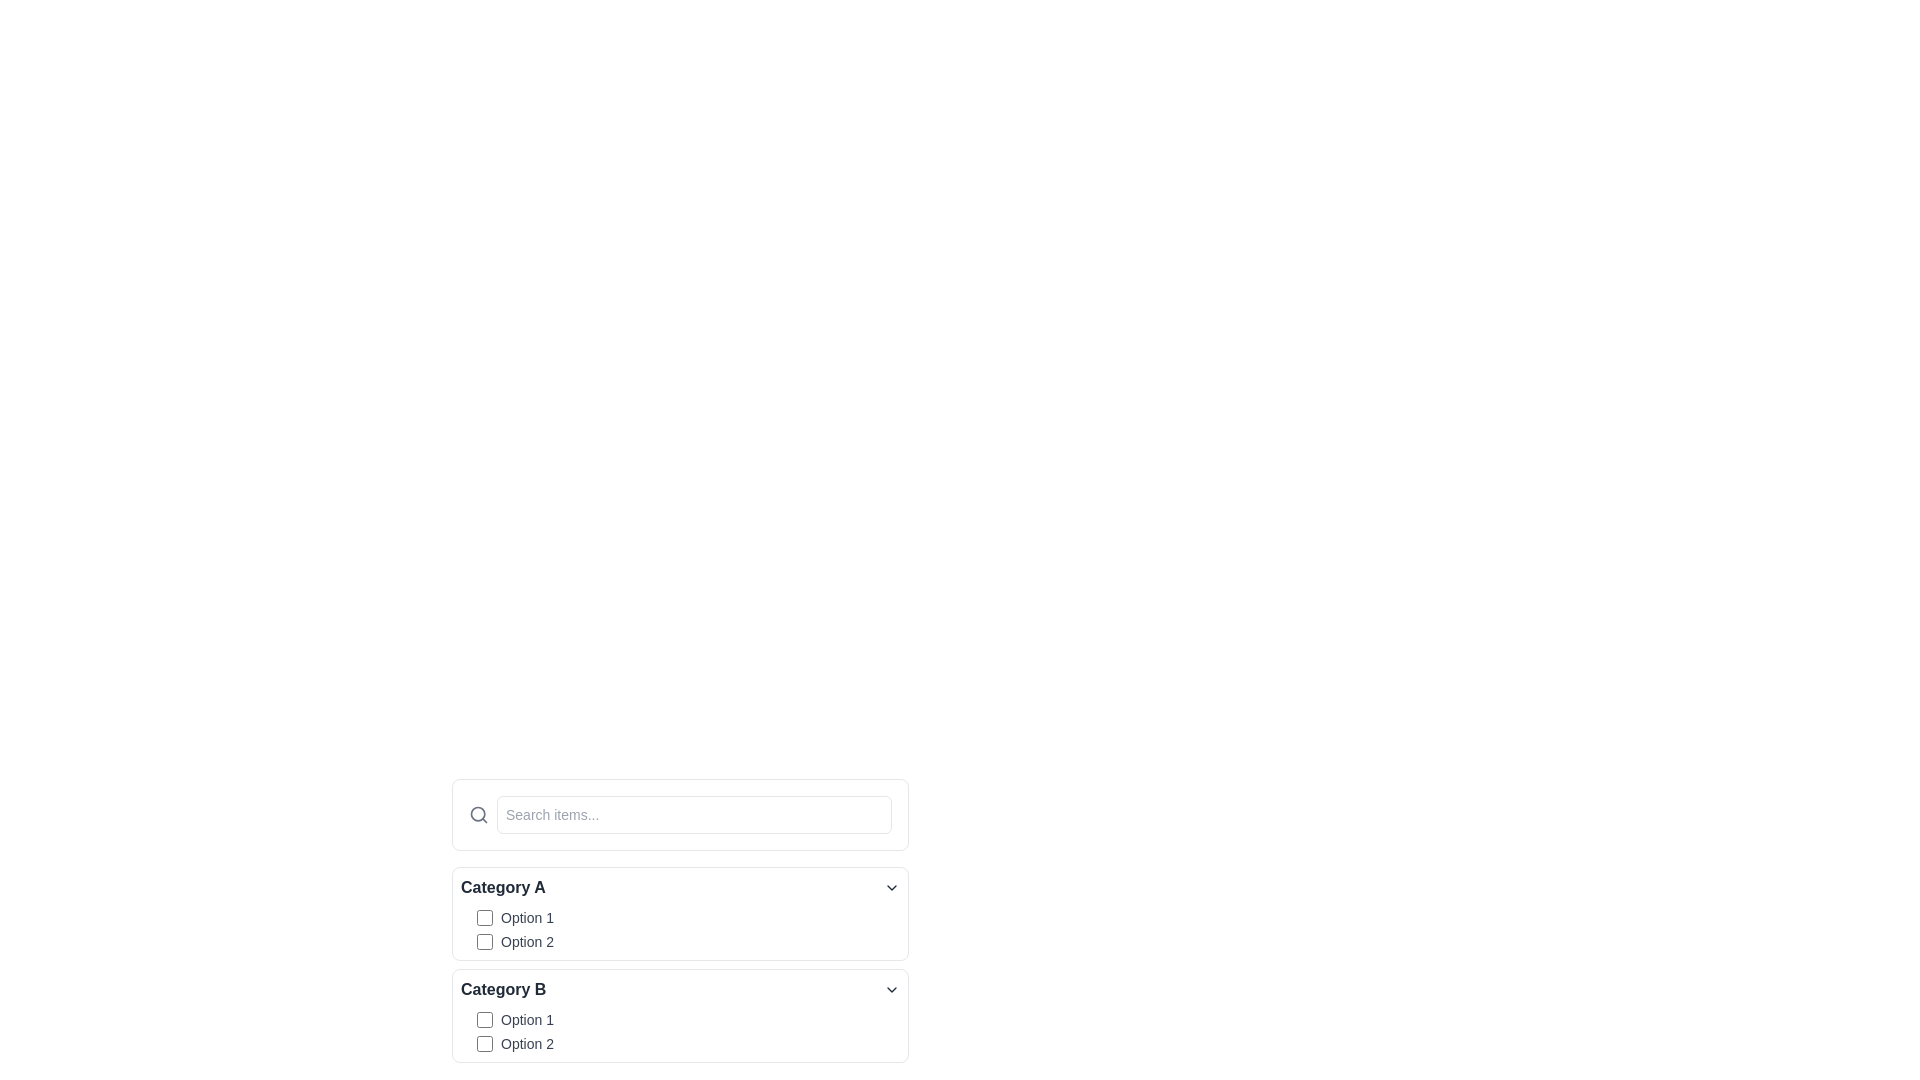 The image size is (1920, 1080). I want to click on the downward pointing chevron icon at the right end of the 'Category B' header, so click(891, 990).